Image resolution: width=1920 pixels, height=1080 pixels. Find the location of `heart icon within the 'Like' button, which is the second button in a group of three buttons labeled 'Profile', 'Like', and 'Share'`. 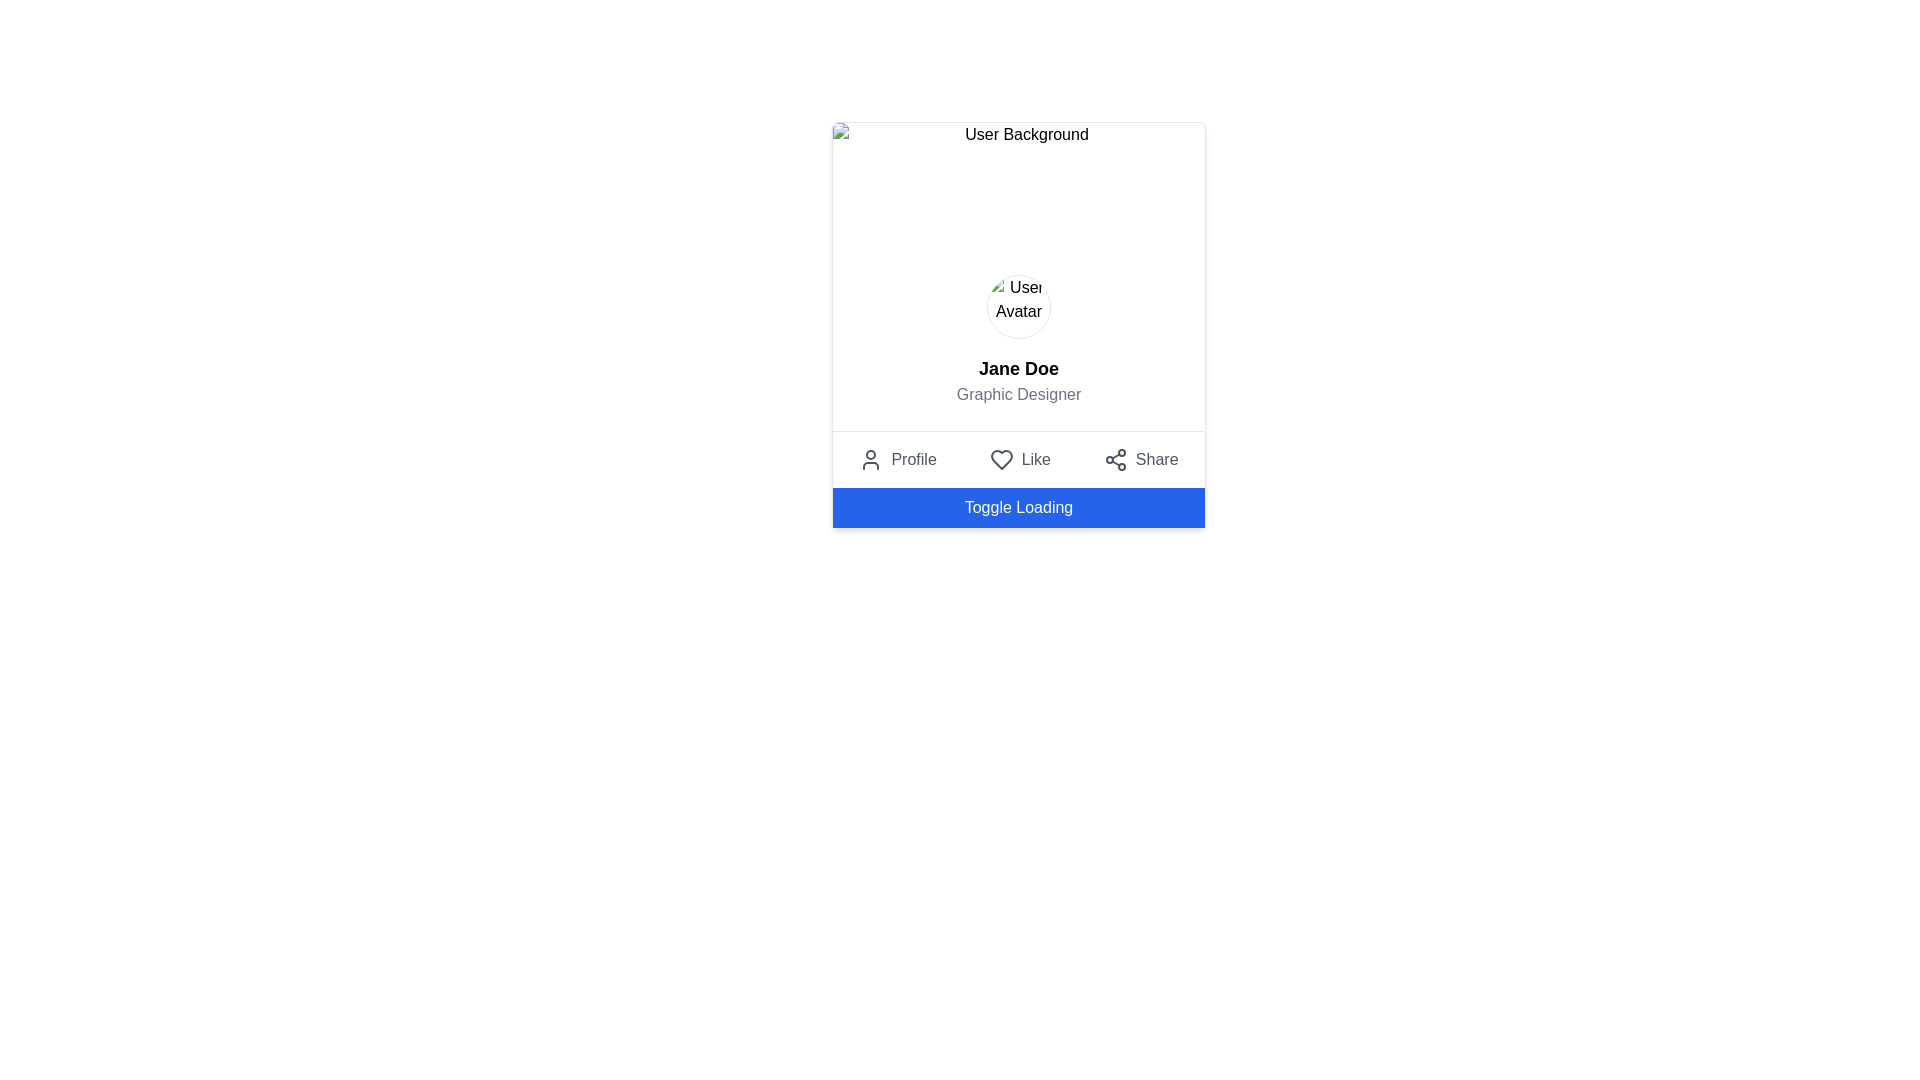

heart icon within the 'Like' button, which is the second button in a group of three buttons labeled 'Profile', 'Like', and 'Share' is located at coordinates (1001, 459).